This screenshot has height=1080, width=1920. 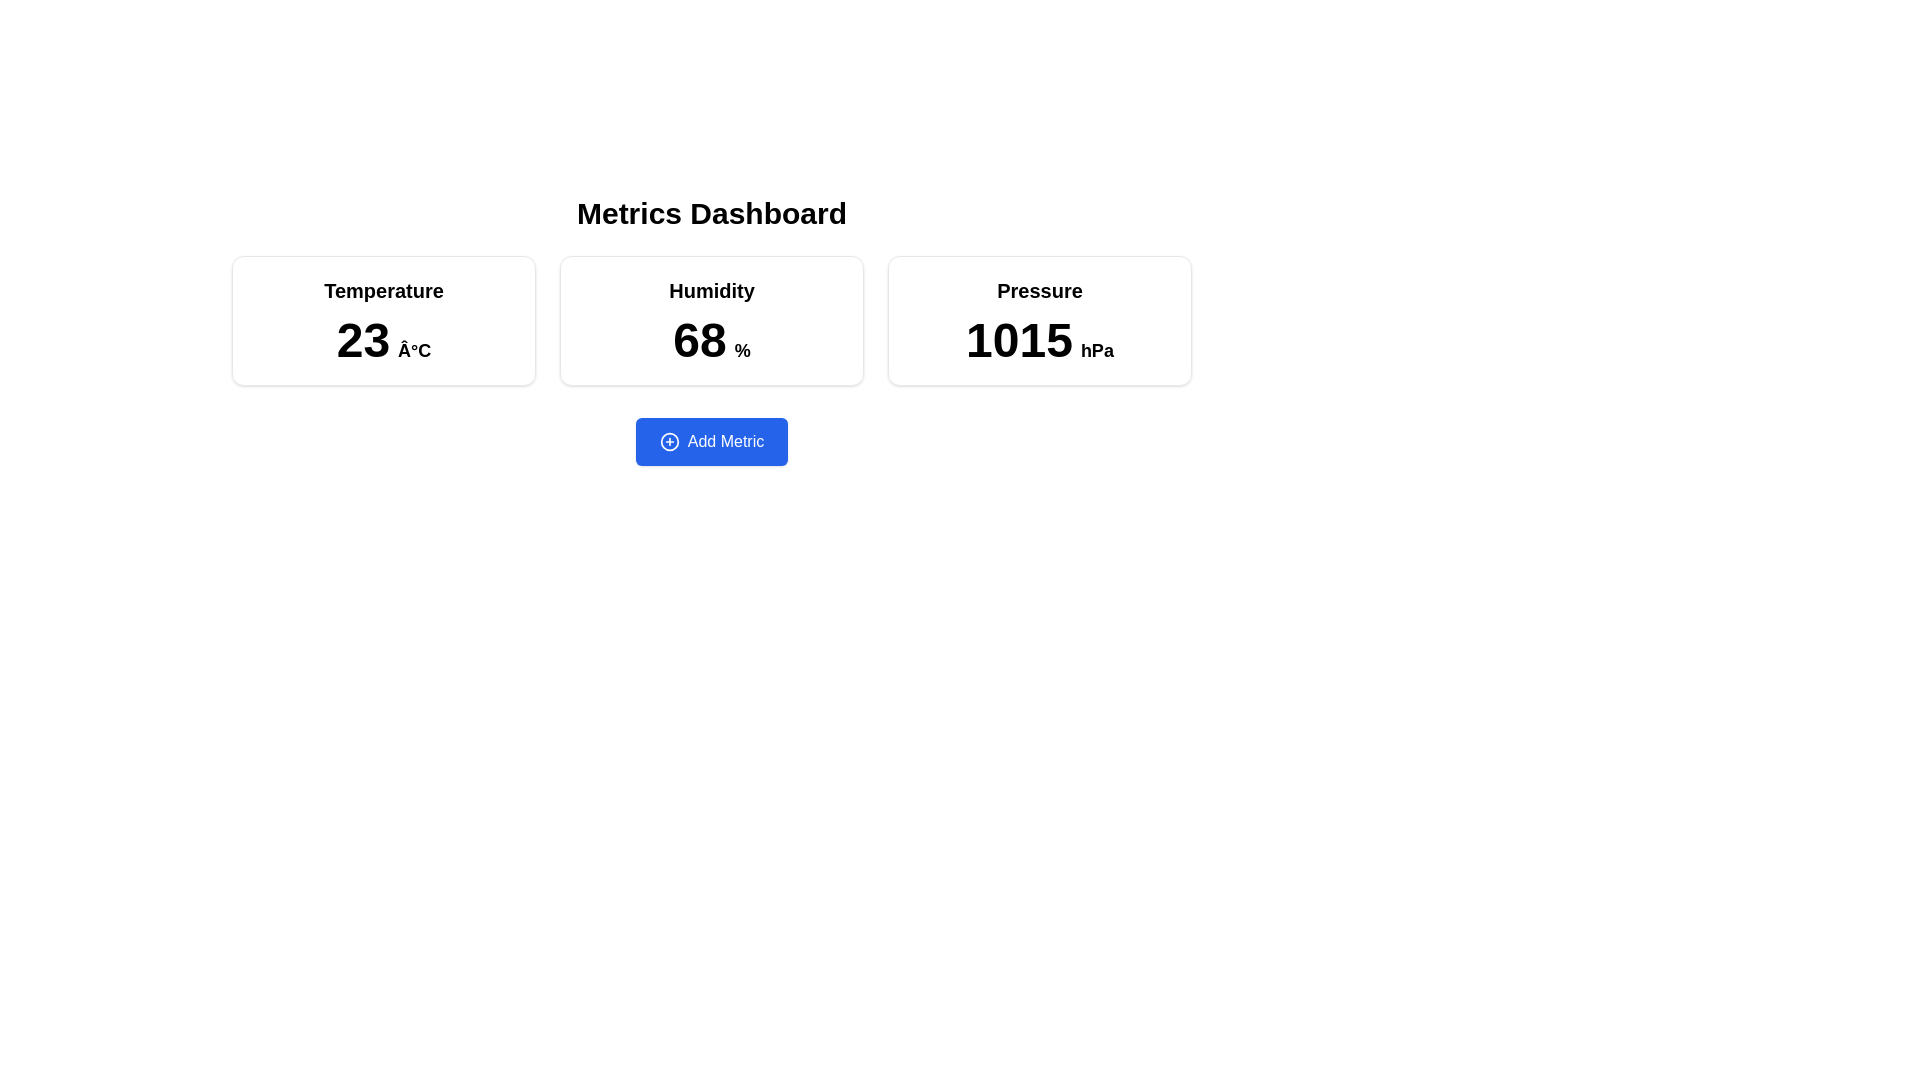 What do you see at coordinates (384, 339) in the screenshot?
I see `the Text Label displaying the current temperature value, which is centrally aligned within the 'Temperature' card and shows the value '23°C'` at bounding box center [384, 339].